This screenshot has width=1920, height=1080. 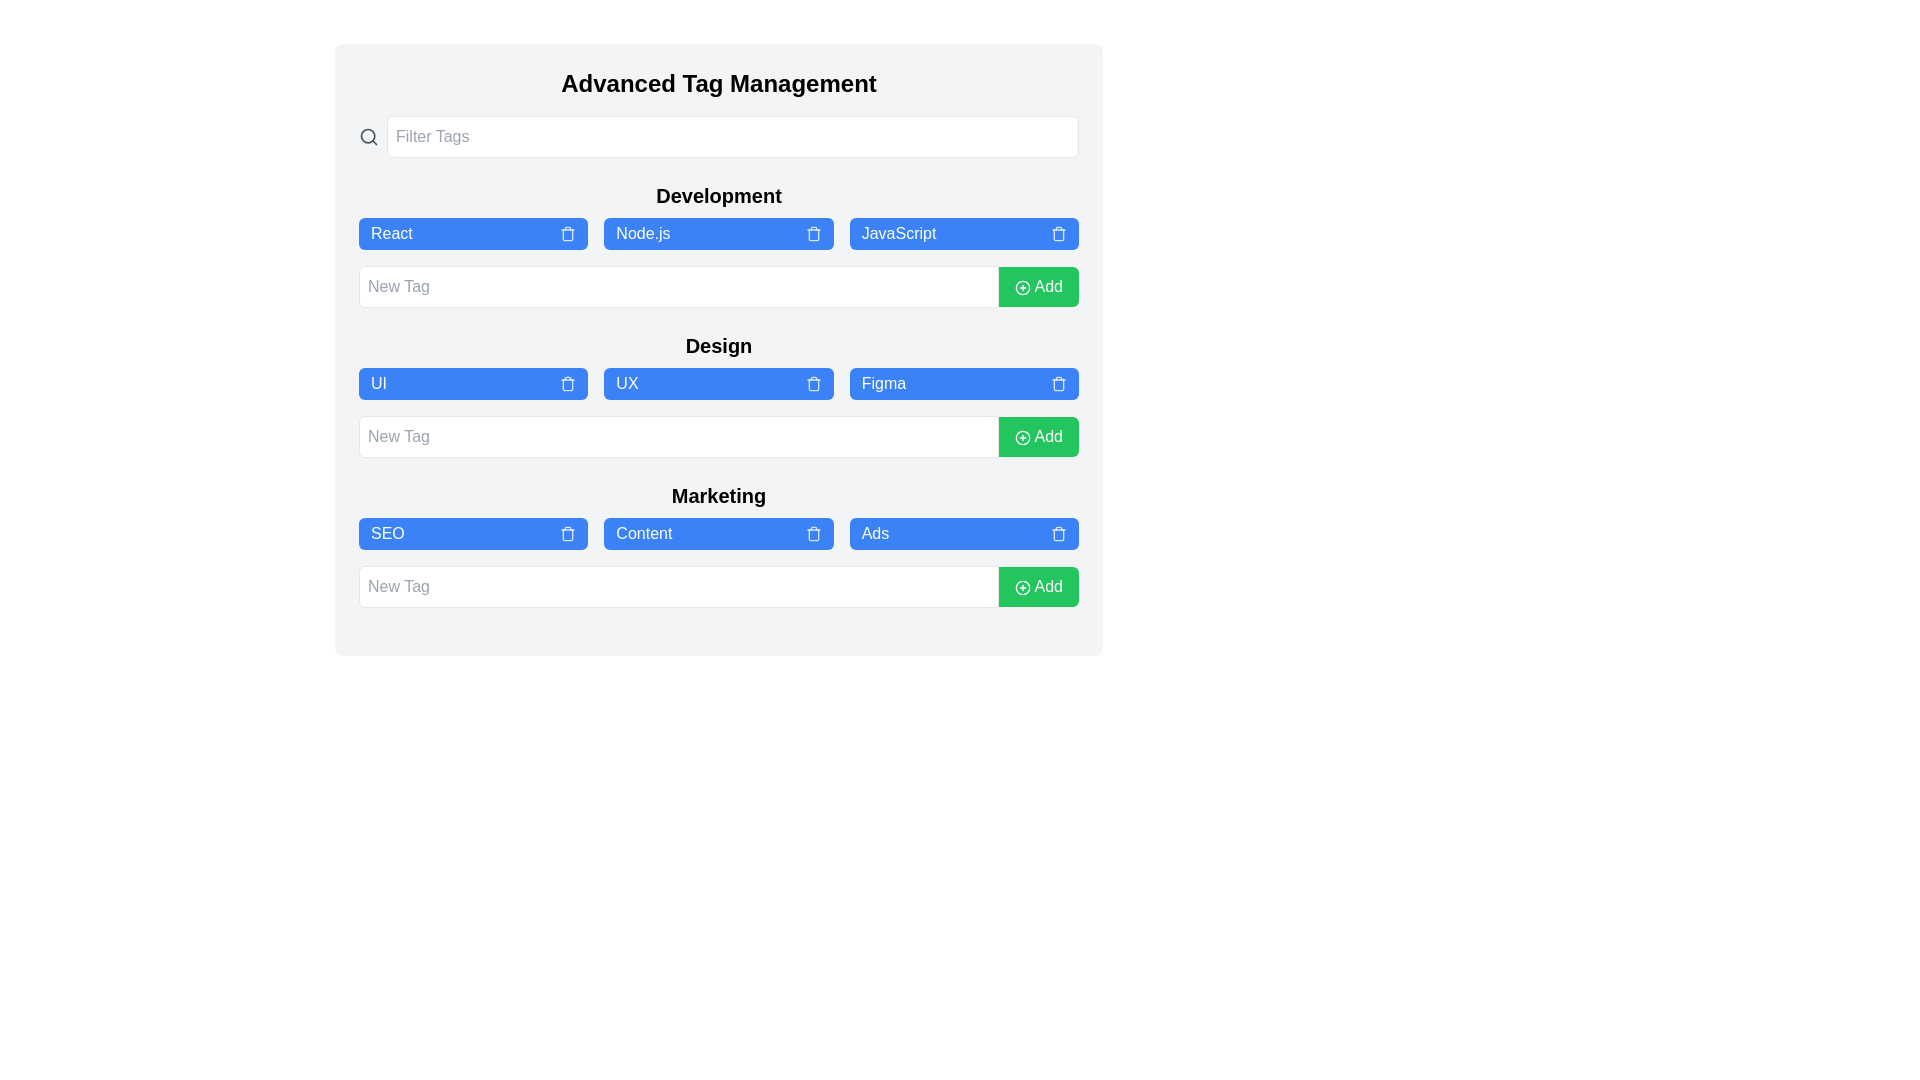 I want to click on the 'SEO' button located as the first button, so click(x=472, y=532).